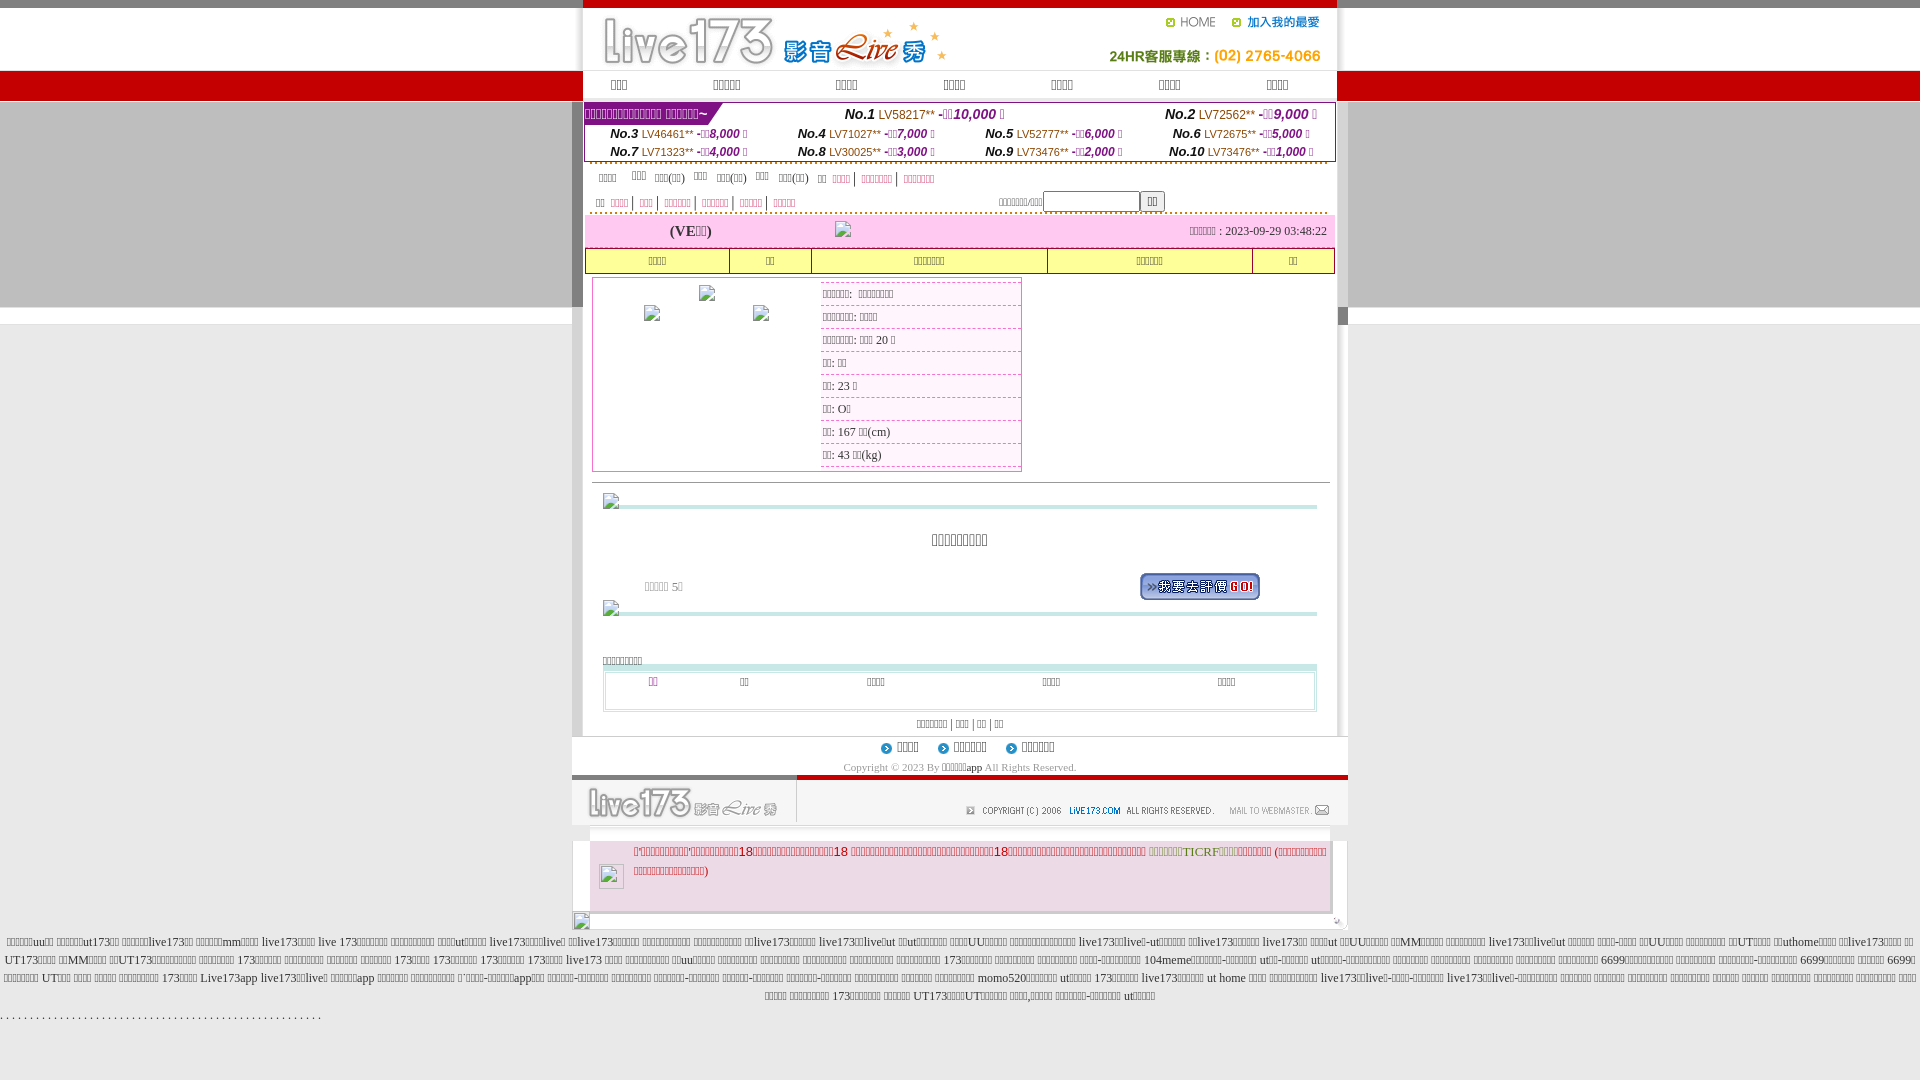 This screenshot has height=1080, width=1920. Describe the element at coordinates (5, 1014) in the screenshot. I see `'.'` at that location.